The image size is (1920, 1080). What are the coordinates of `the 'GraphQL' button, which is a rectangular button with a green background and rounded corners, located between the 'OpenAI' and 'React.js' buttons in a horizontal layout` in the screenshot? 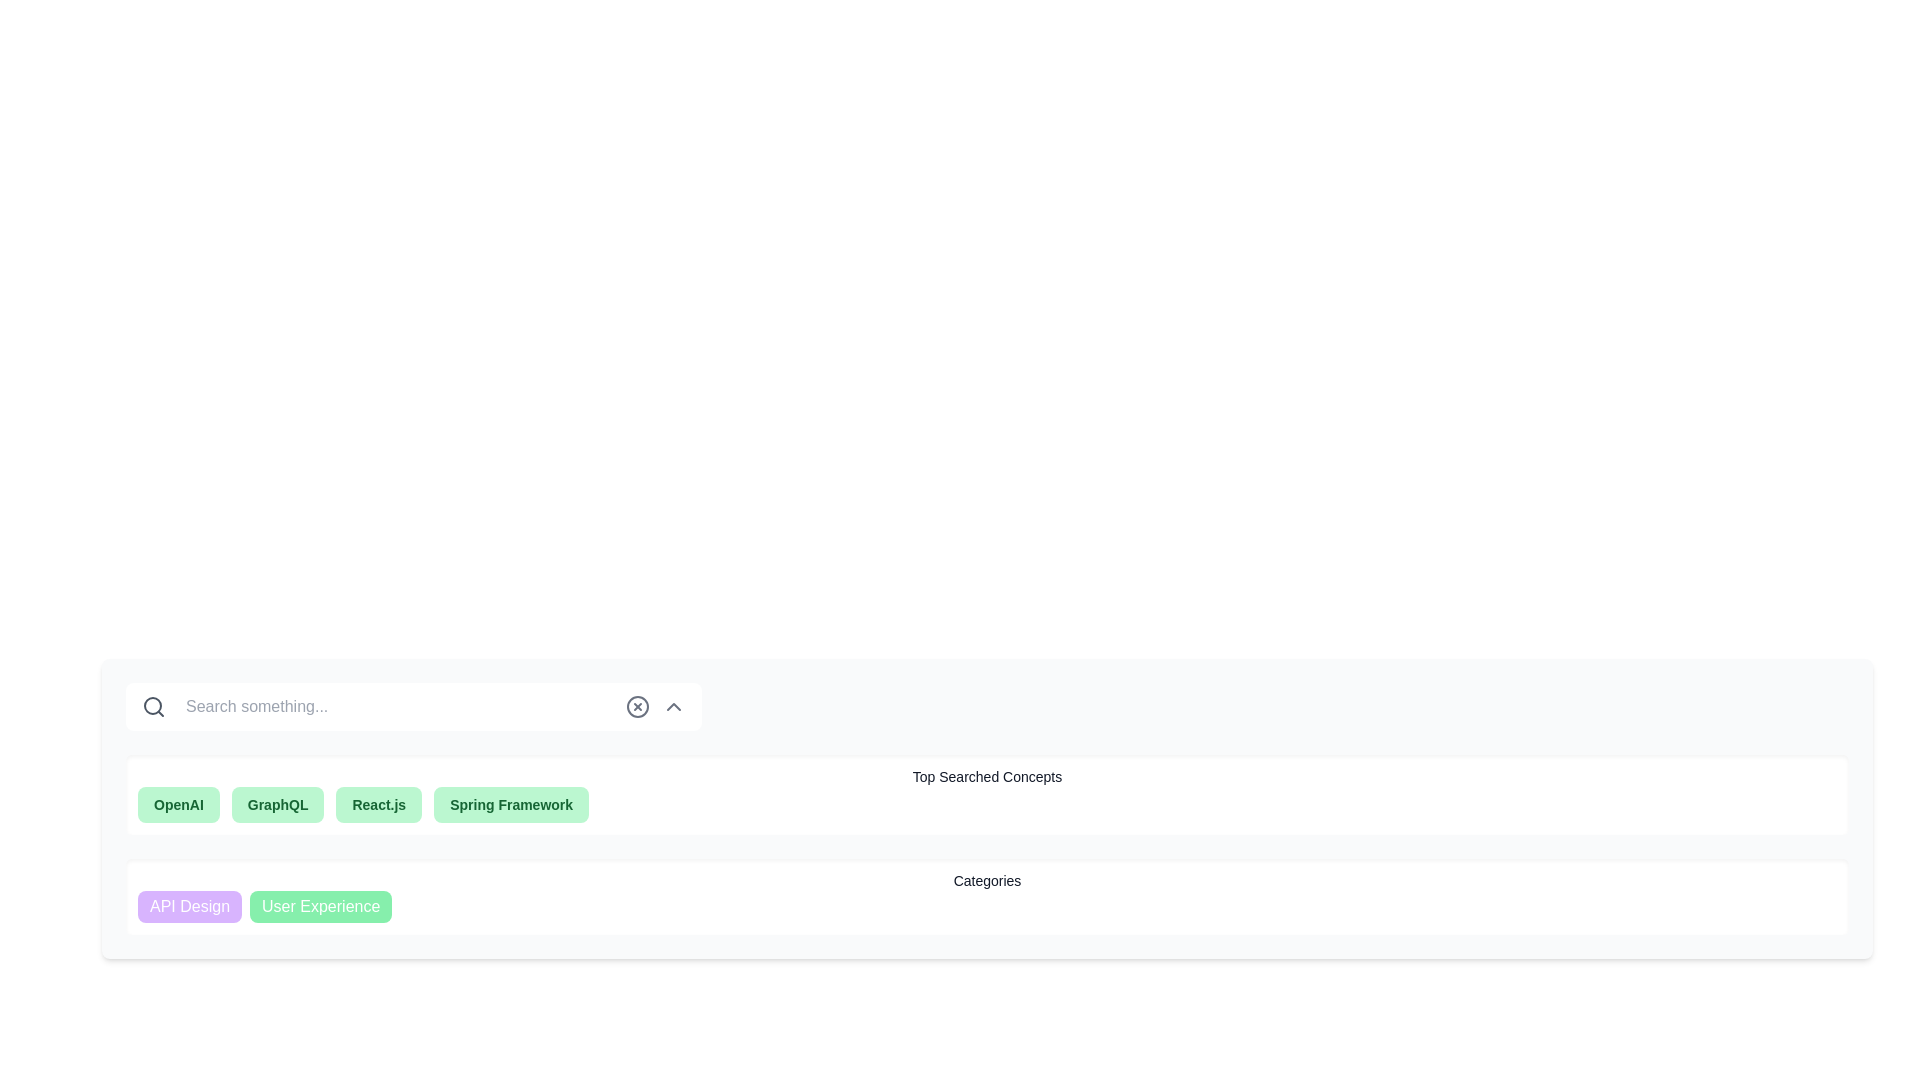 It's located at (277, 804).